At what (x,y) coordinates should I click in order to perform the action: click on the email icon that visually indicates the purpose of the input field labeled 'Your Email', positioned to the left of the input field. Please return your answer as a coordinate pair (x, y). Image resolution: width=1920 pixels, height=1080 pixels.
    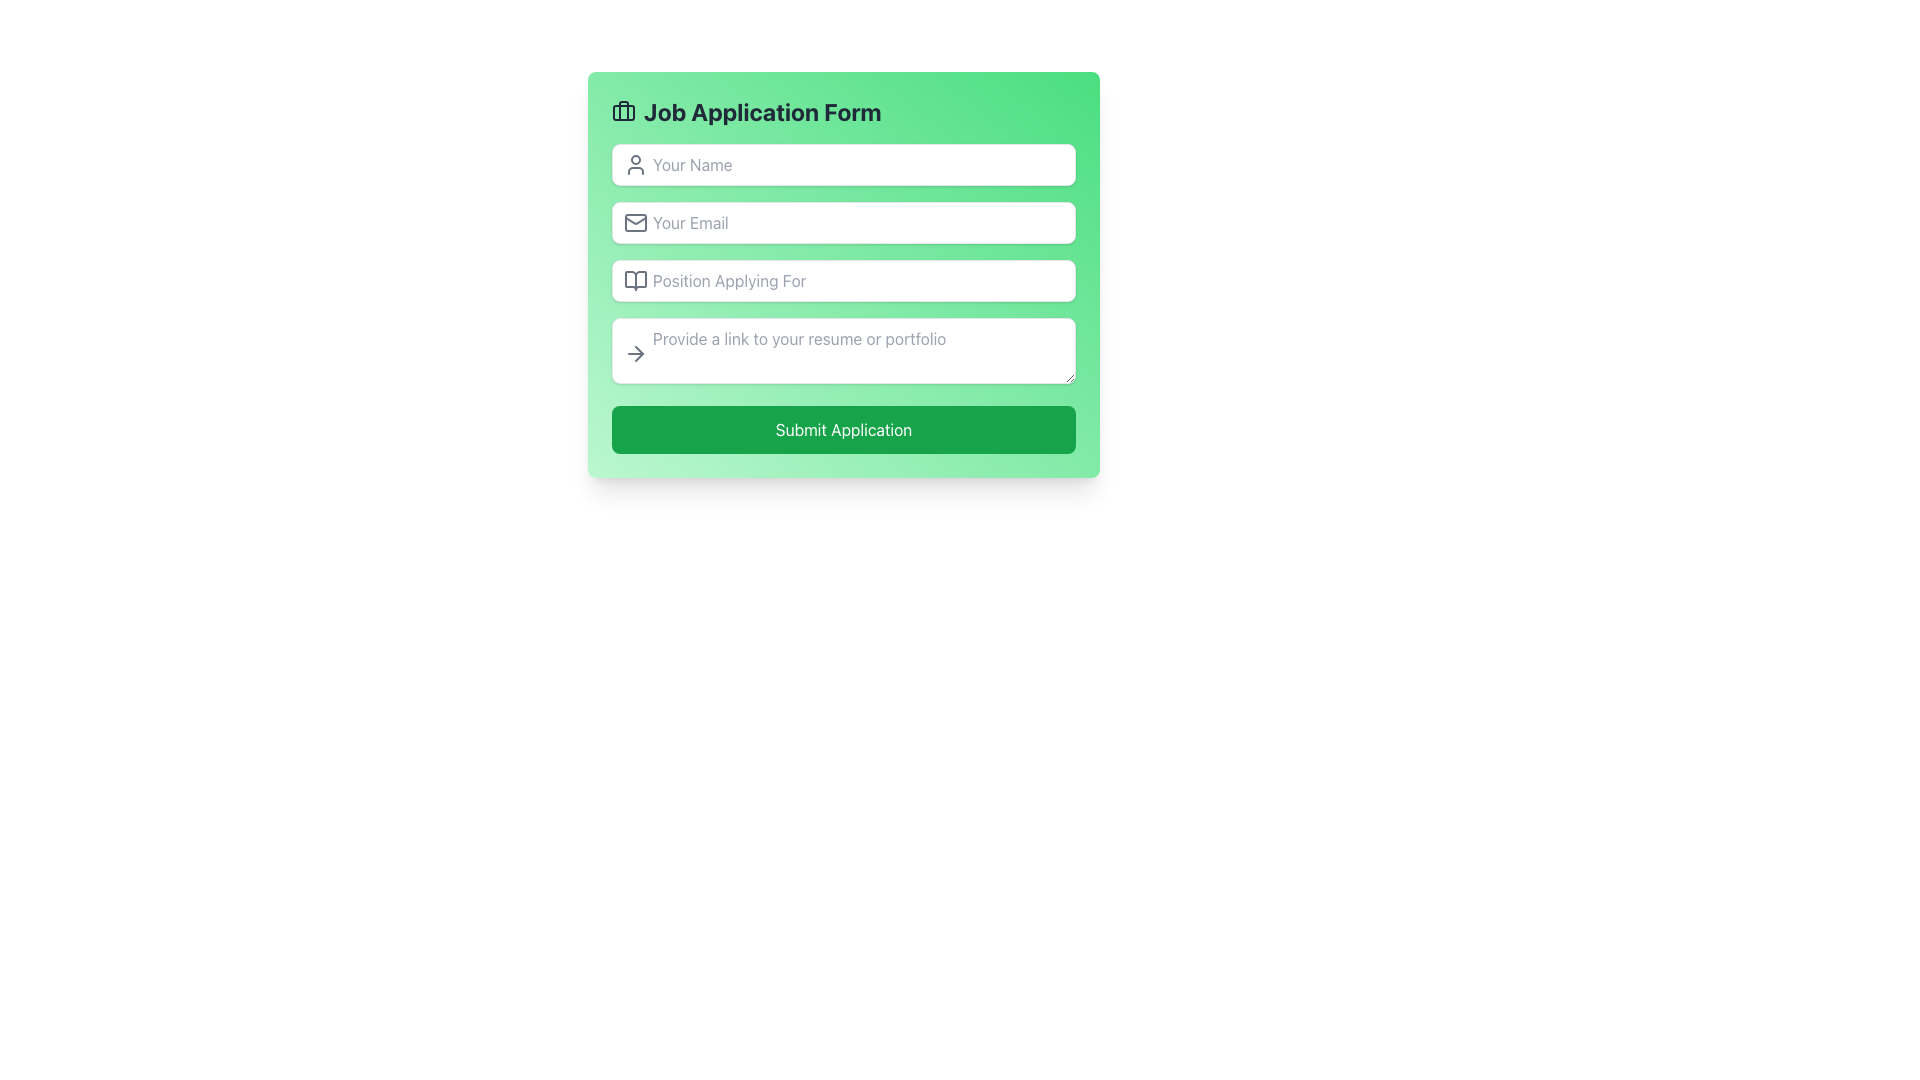
    Looking at the image, I should click on (634, 223).